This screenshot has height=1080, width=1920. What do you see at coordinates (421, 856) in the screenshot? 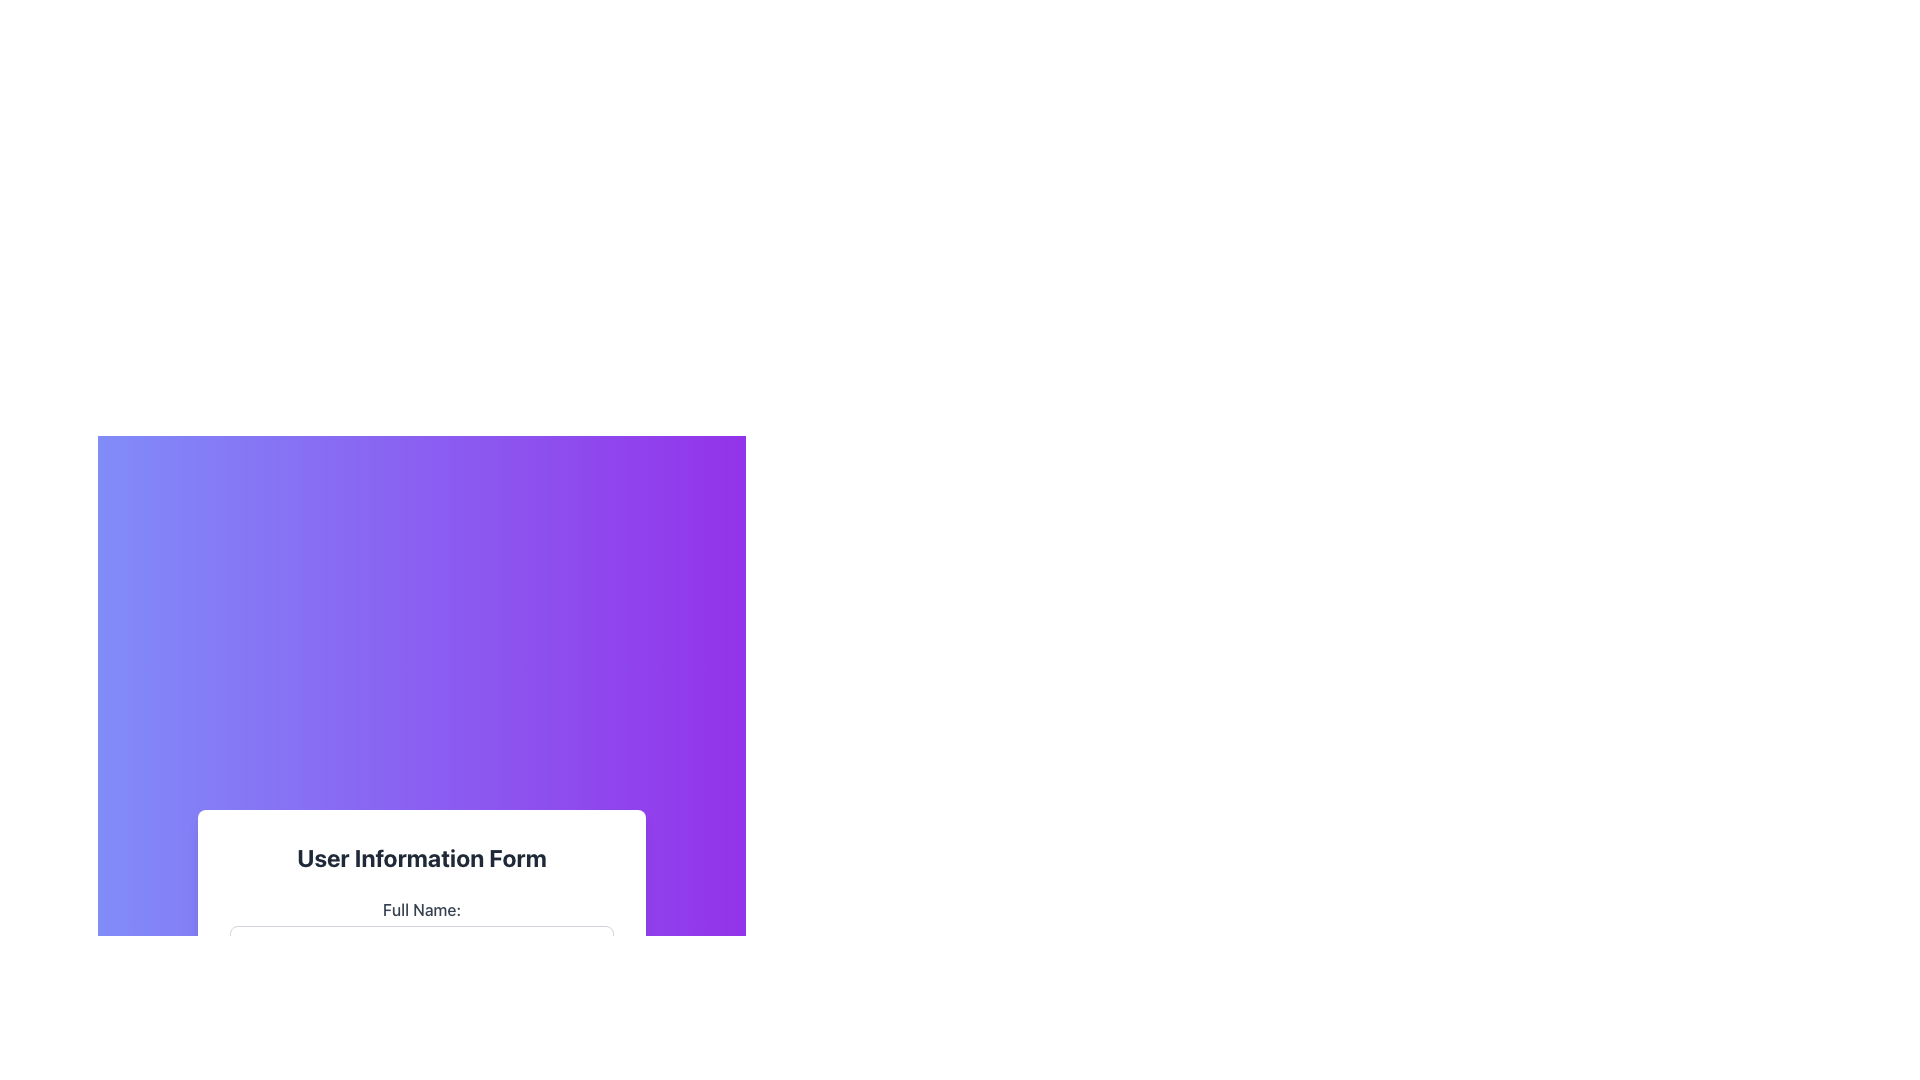
I see `the header text label that serves as a clear identifier for the associated form, positioned centrally above the 'Full Name:' label` at bounding box center [421, 856].